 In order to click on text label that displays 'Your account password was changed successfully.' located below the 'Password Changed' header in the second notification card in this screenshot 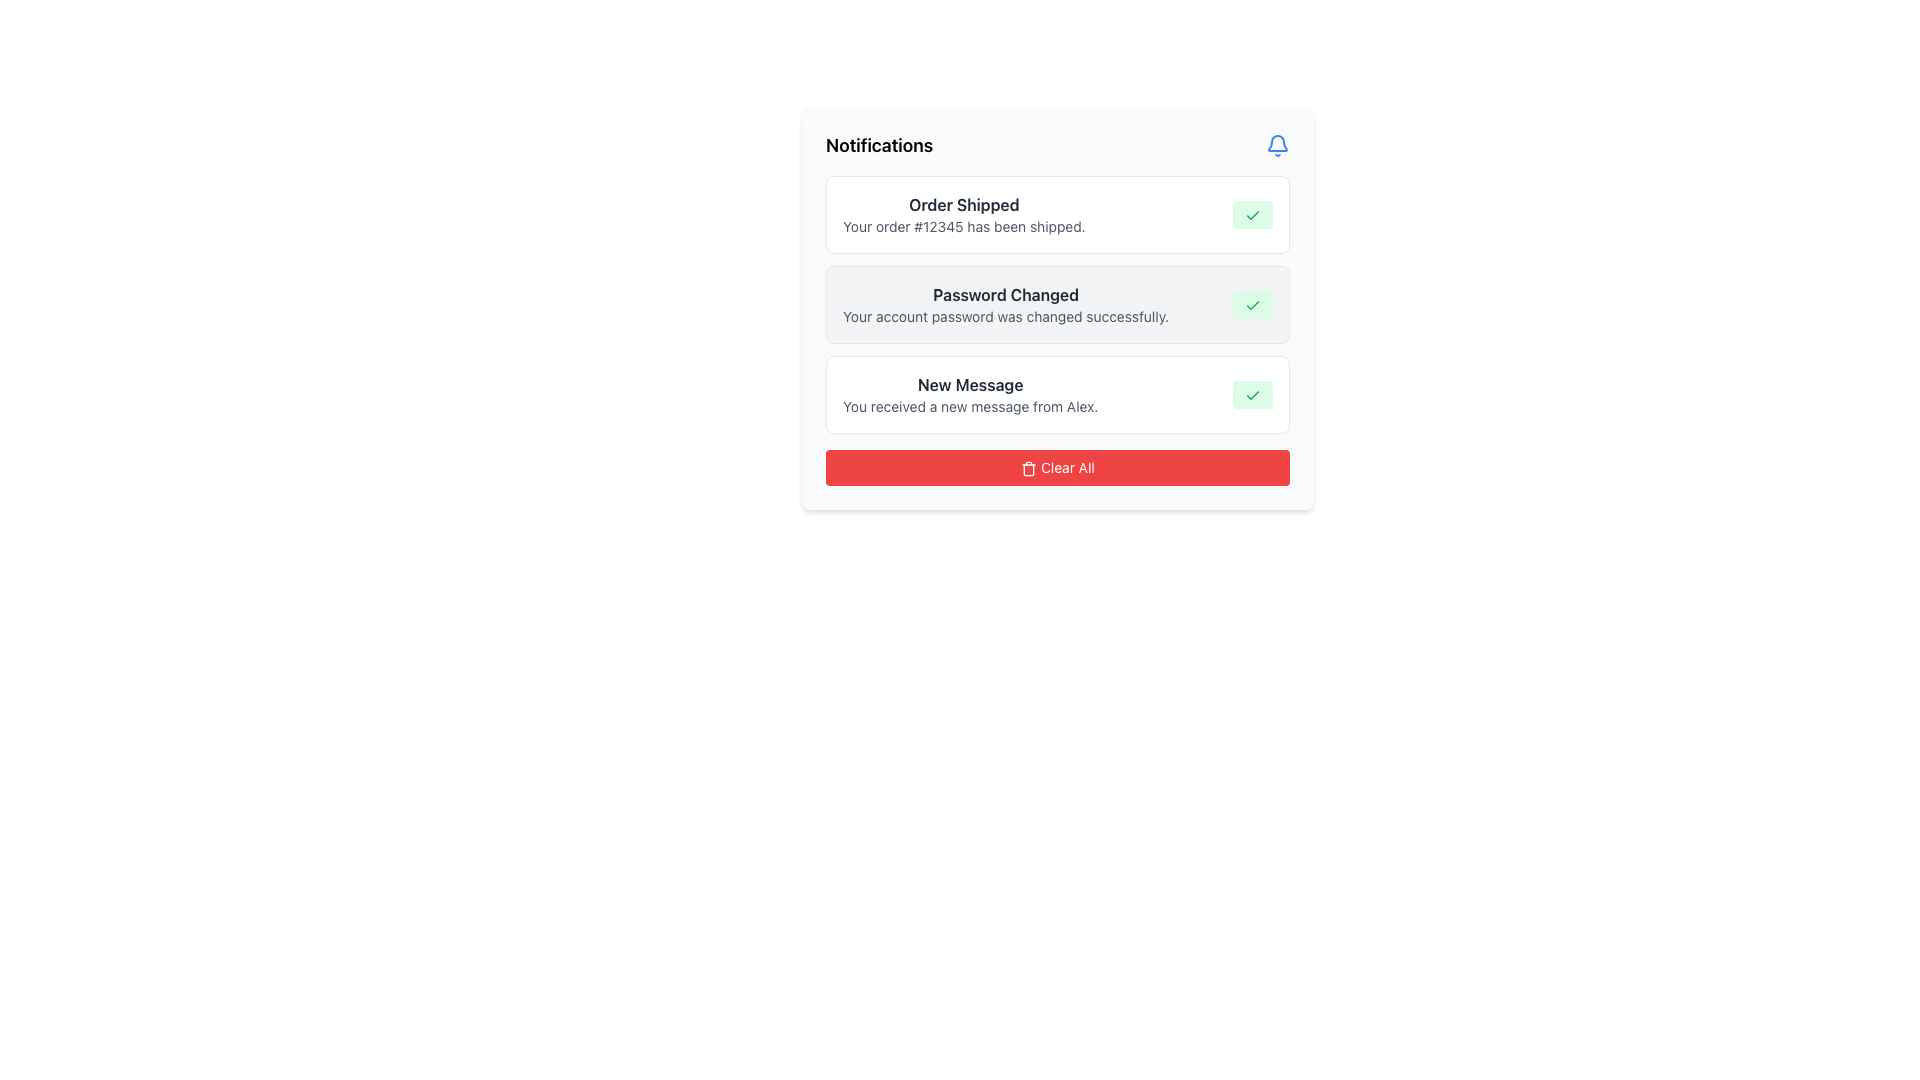, I will do `click(1006, 315)`.